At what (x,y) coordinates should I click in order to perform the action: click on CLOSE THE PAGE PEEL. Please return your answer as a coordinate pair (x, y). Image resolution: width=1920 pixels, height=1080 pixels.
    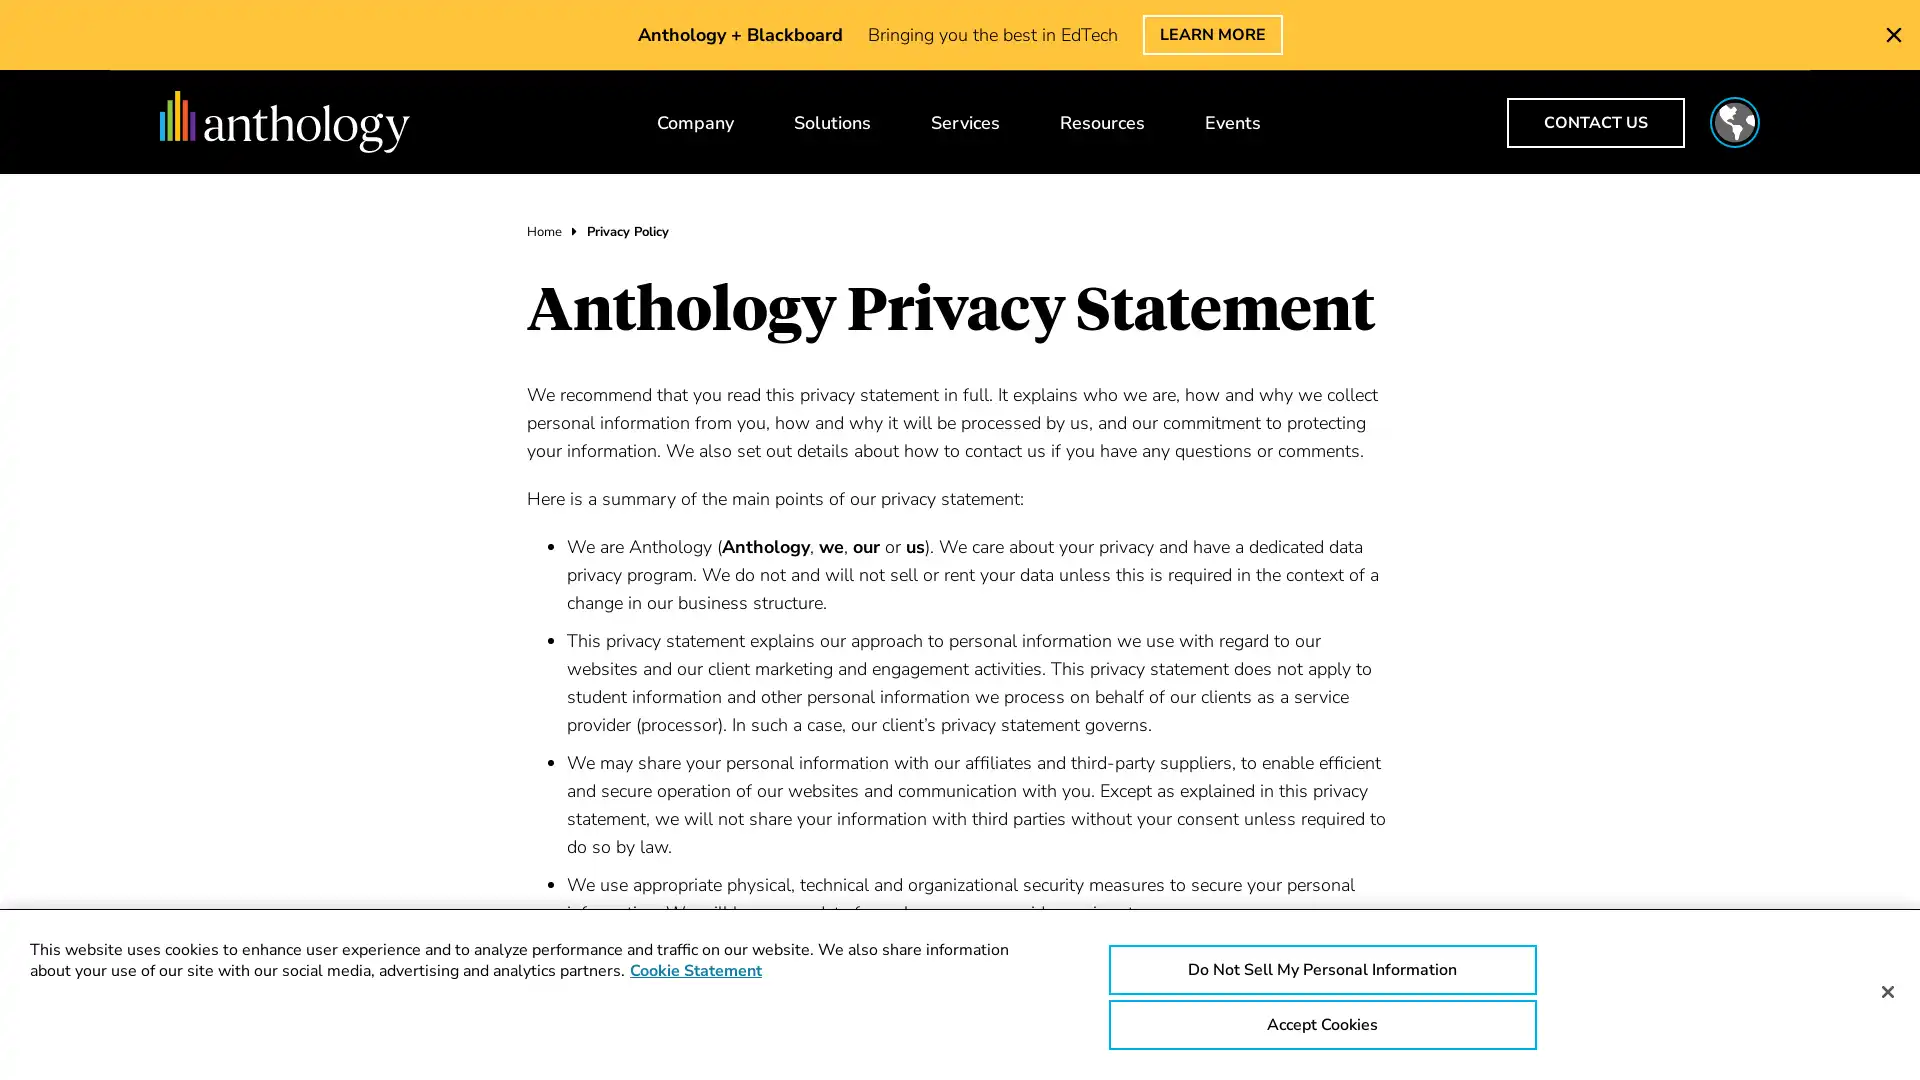
    Looking at the image, I should click on (1893, 34).